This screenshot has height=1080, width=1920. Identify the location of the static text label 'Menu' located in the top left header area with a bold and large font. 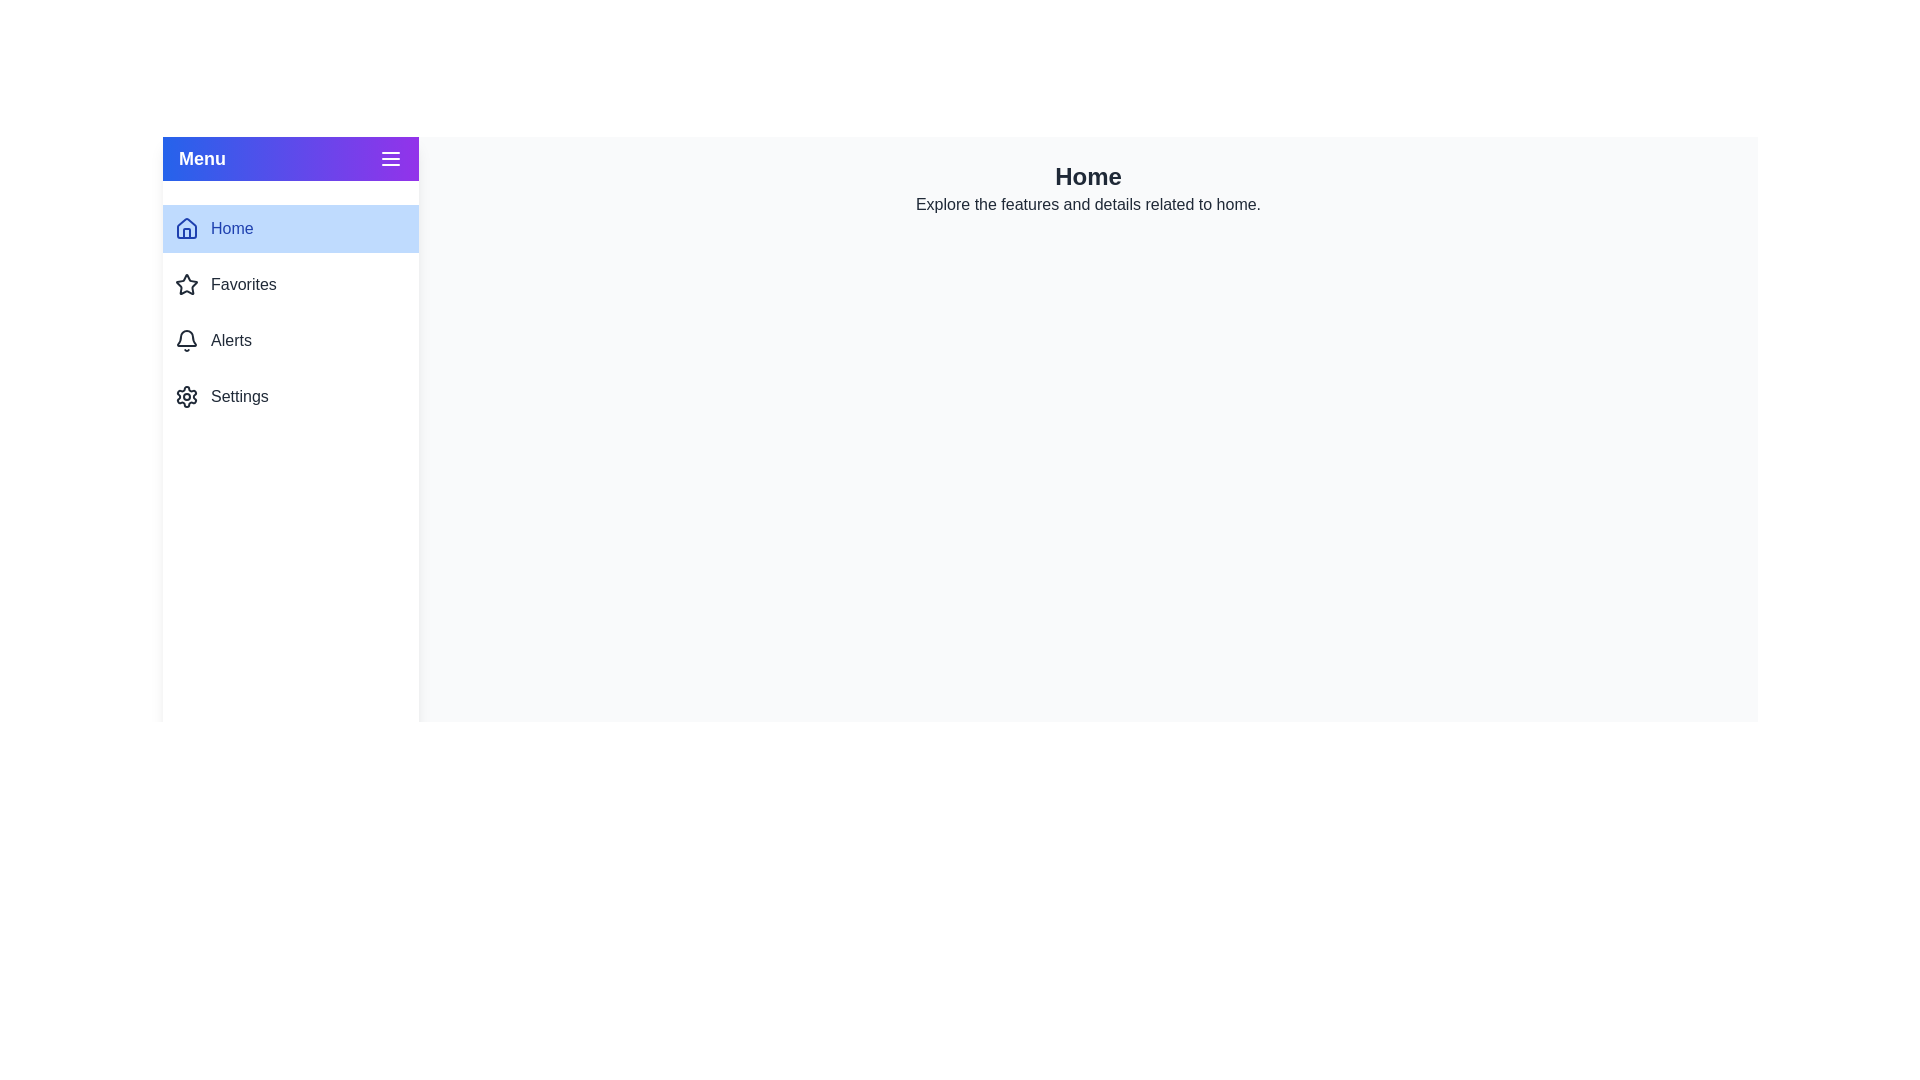
(202, 157).